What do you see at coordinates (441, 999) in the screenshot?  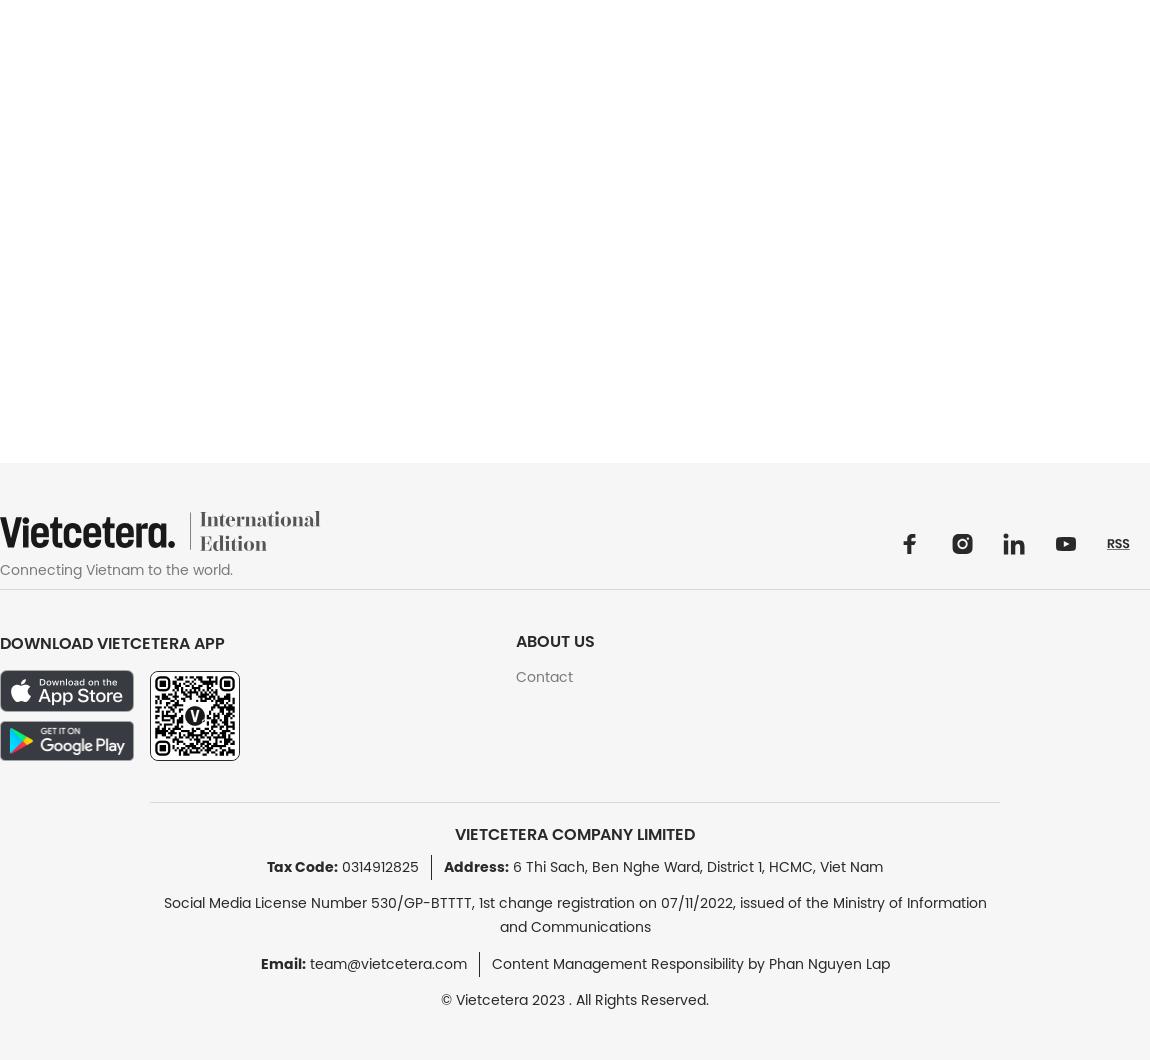 I see `'© Vietcetera 2023 . All Rights Reserved.'` at bounding box center [441, 999].